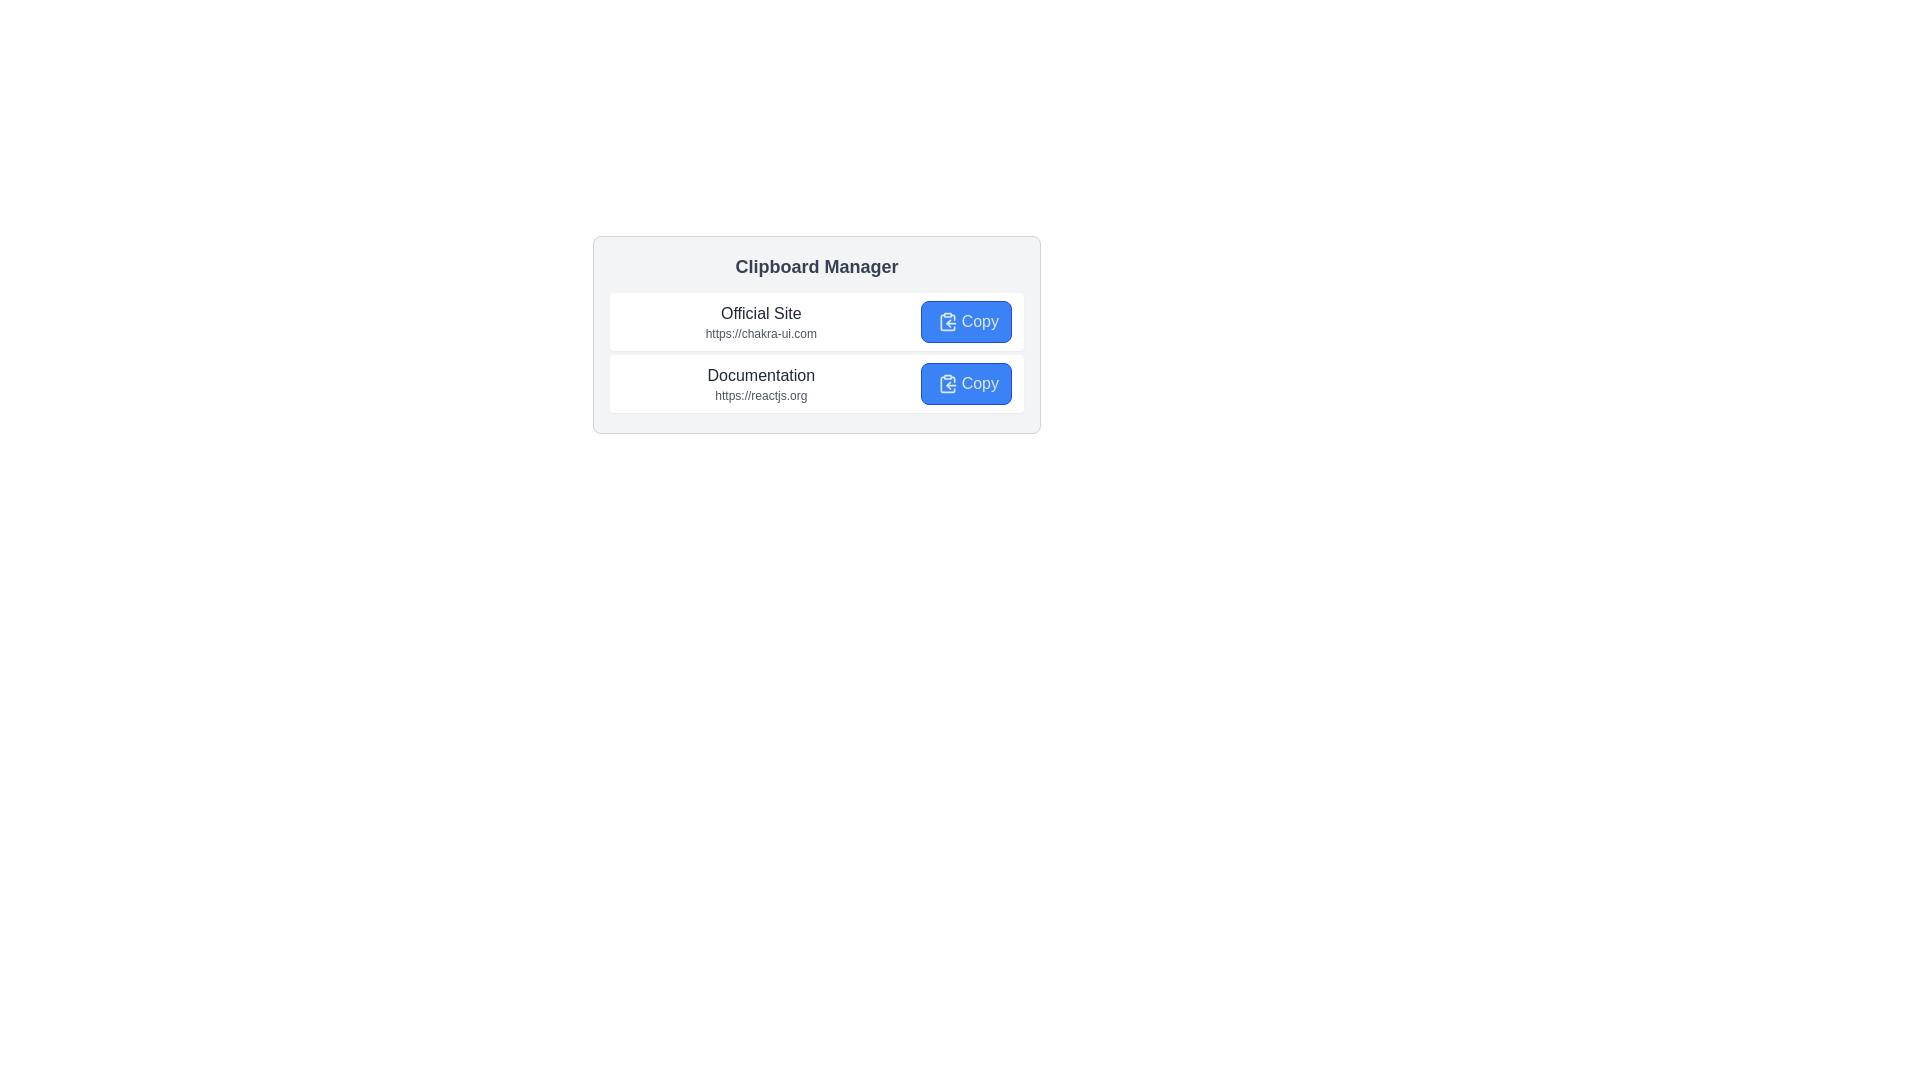  I want to click on the clipboard icon representing the copy action located within the 'Copy' button of the 'Documentation' row in the 'Clipboard Manager' interface, so click(946, 384).